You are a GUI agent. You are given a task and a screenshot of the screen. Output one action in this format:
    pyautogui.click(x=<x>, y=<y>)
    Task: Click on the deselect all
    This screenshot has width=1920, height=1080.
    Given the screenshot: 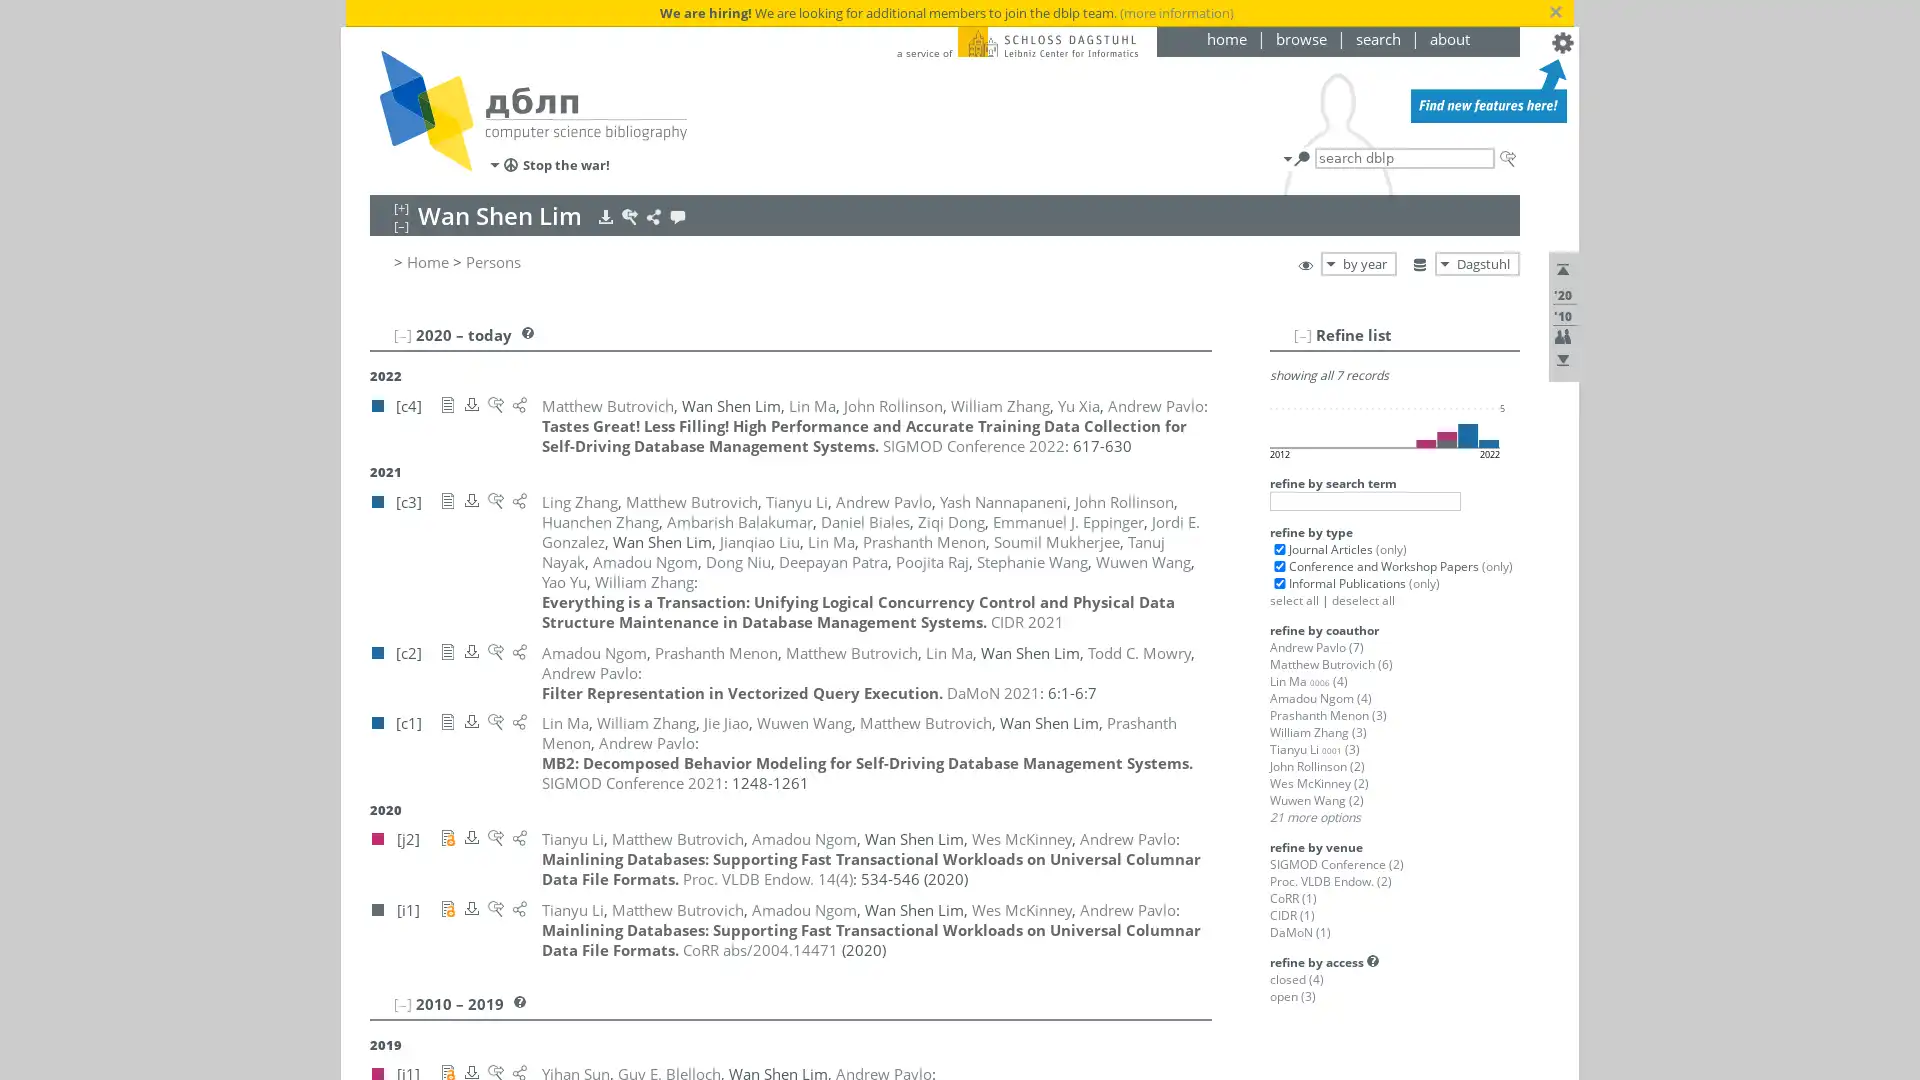 What is the action you would take?
    pyautogui.click(x=1362, y=599)
    